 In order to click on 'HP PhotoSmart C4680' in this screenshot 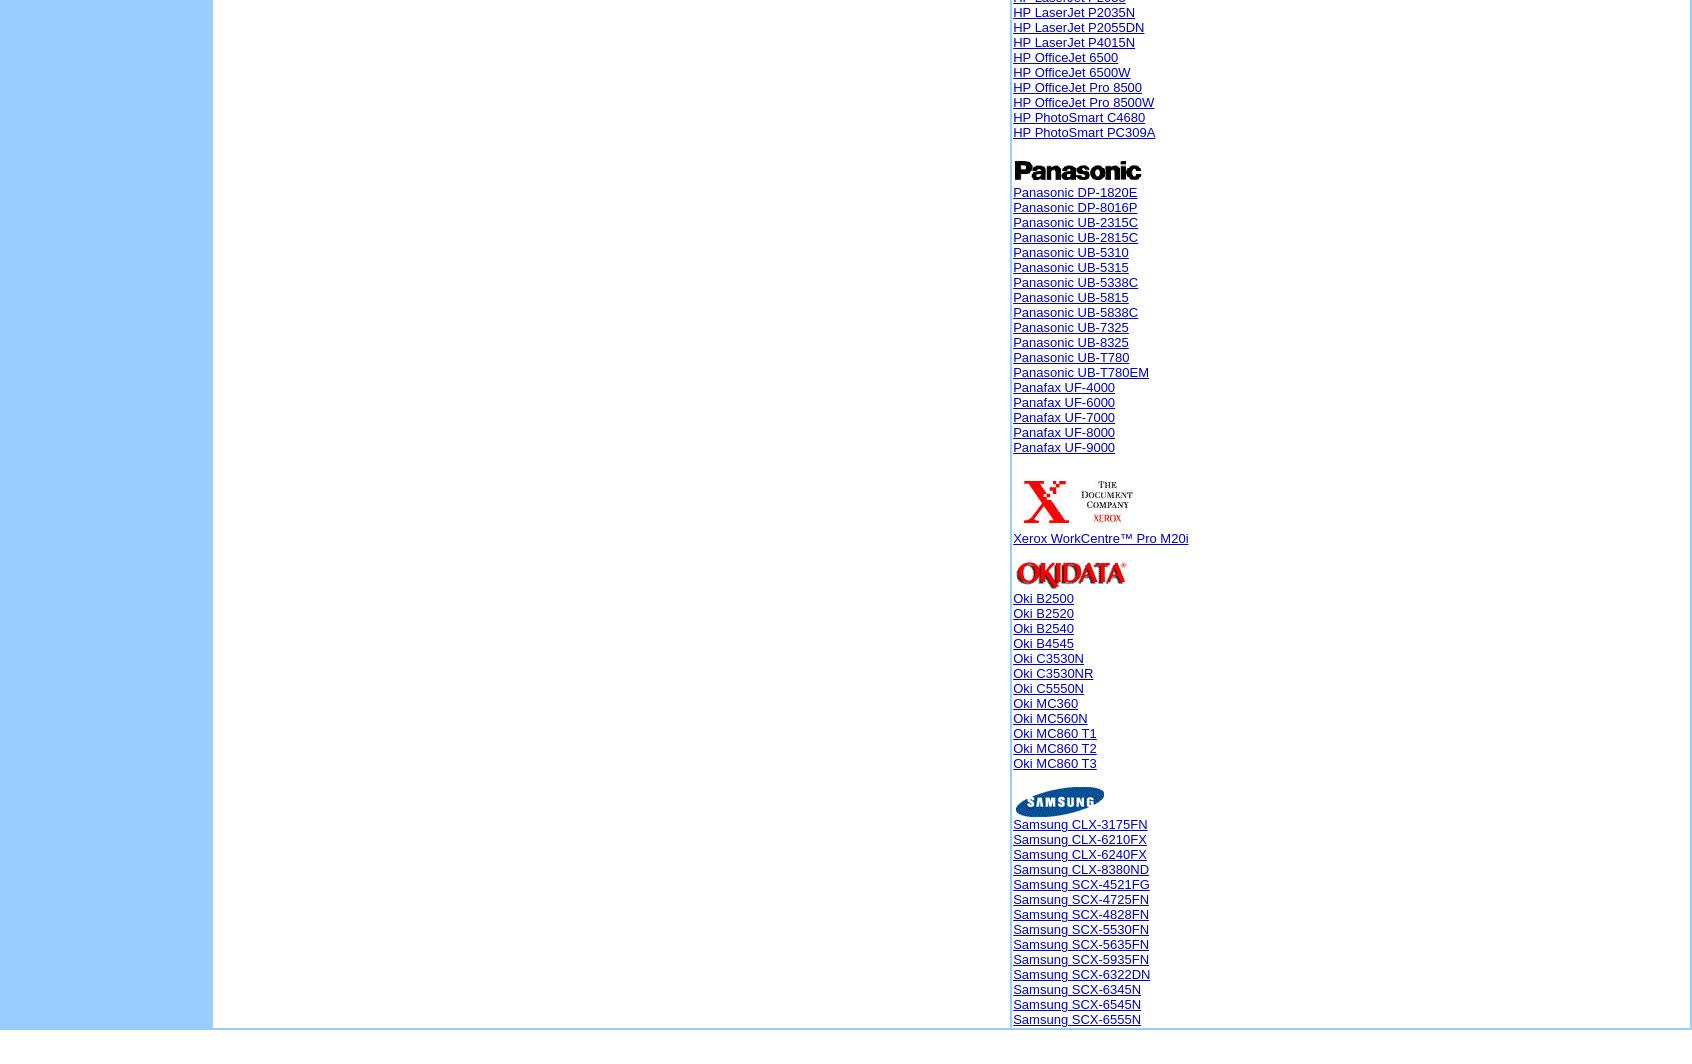, I will do `click(1078, 117)`.